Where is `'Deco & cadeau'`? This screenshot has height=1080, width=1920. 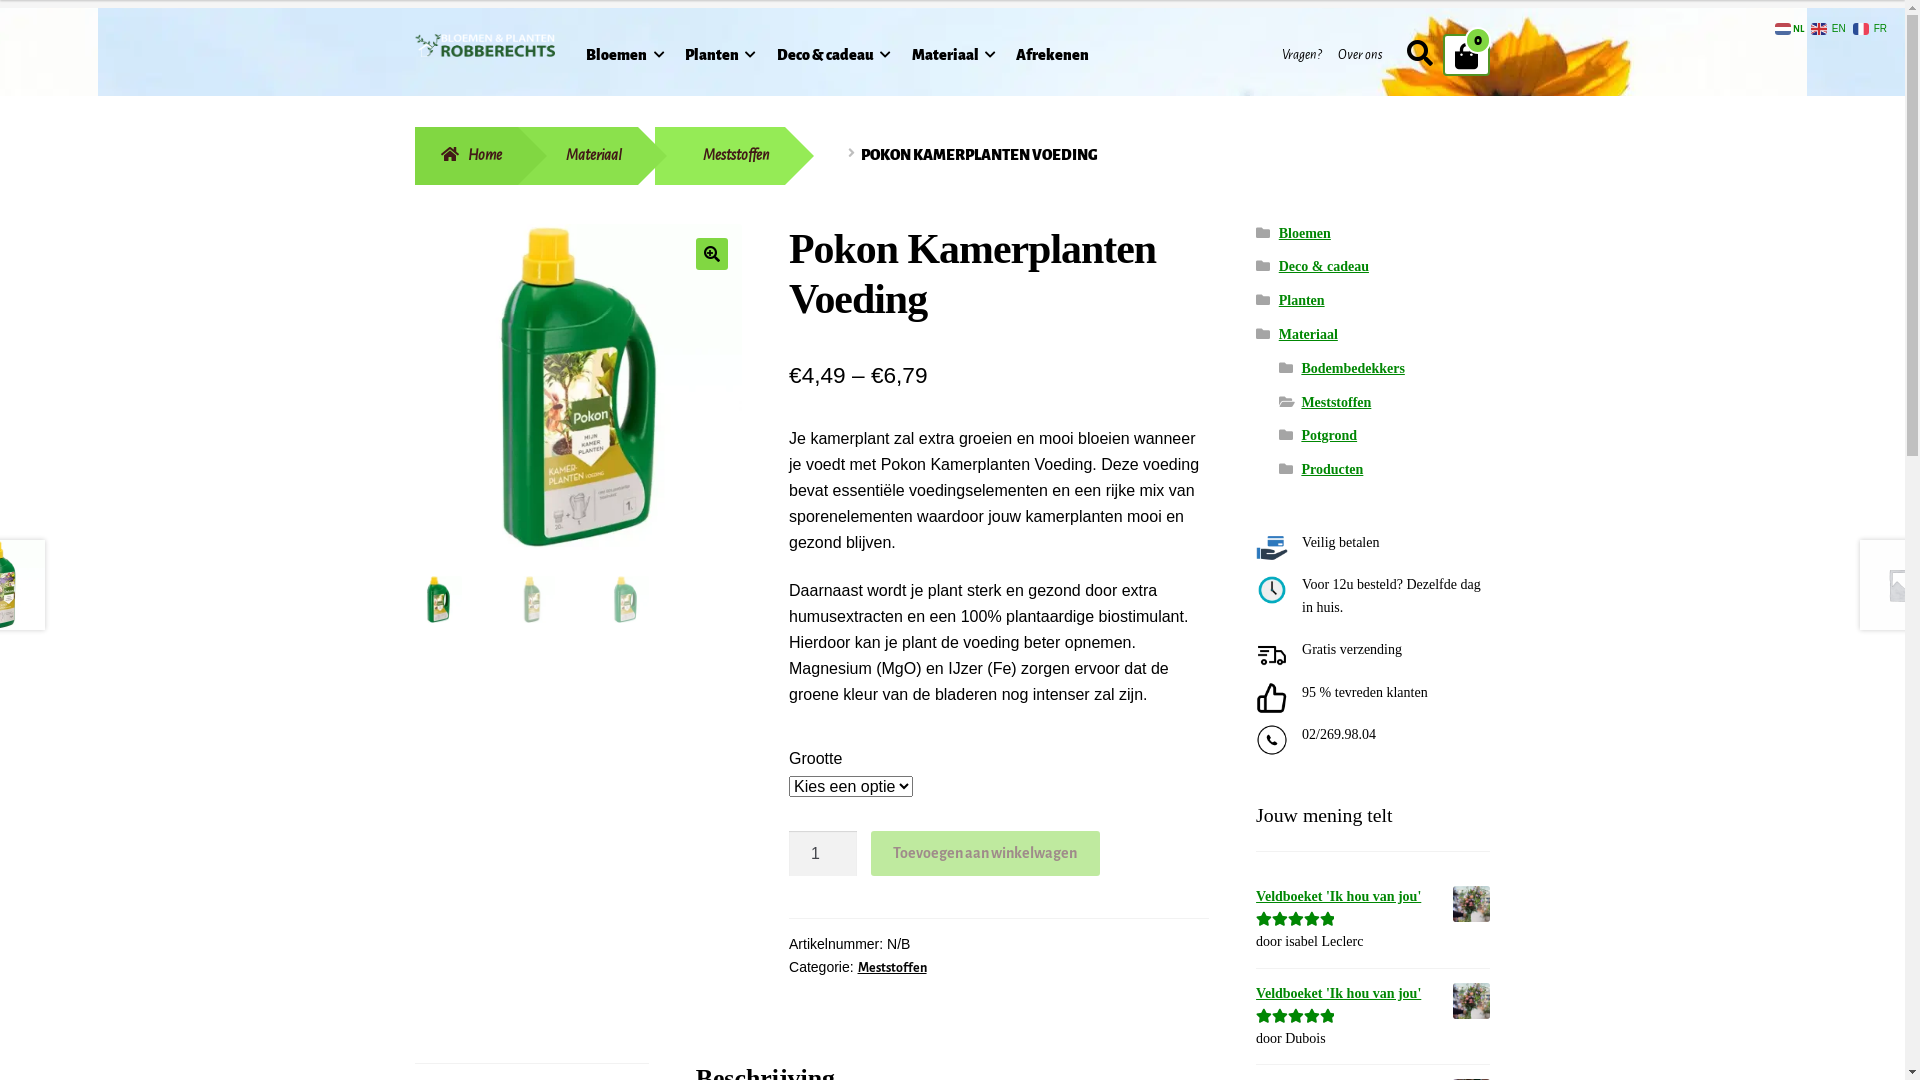
'Deco & cadeau' is located at coordinates (1324, 265).